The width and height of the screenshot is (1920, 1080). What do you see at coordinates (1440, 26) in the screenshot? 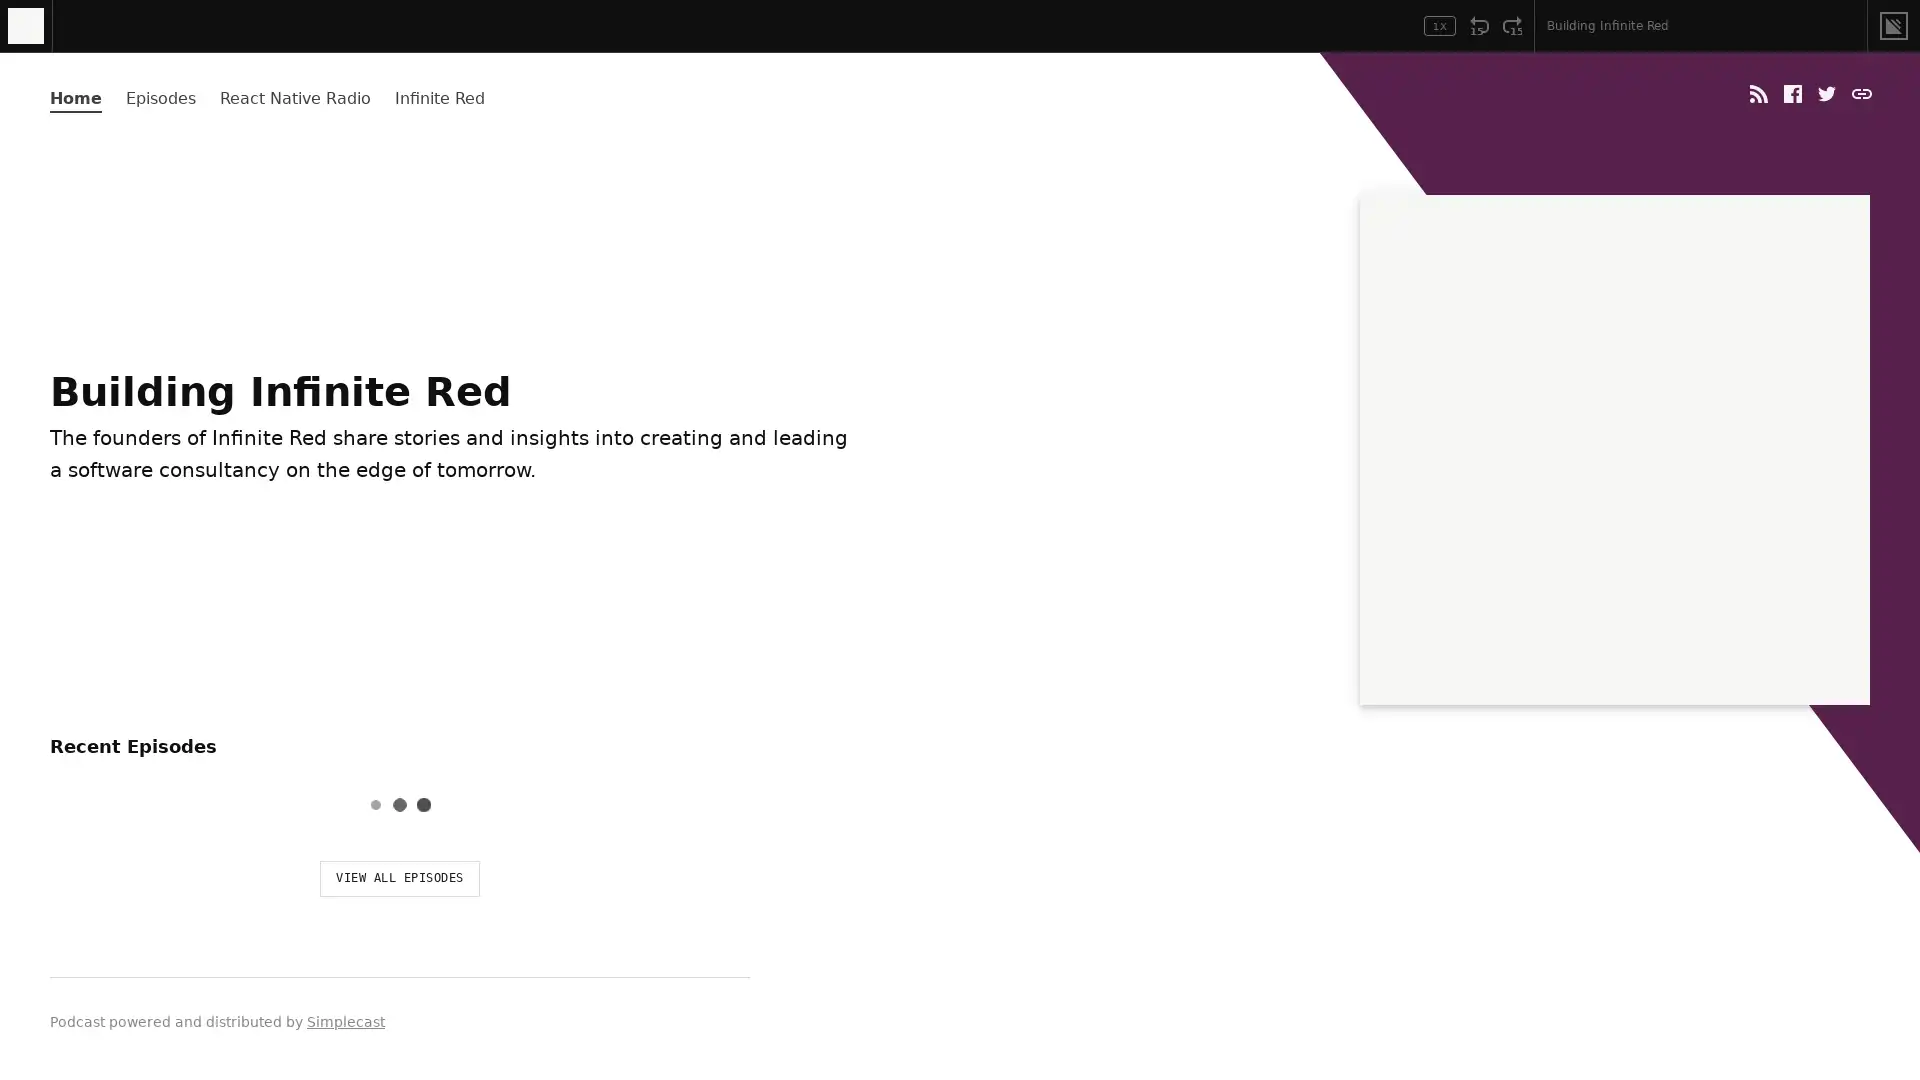
I see `Toggle Speed: Current Speed 1x` at bounding box center [1440, 26].